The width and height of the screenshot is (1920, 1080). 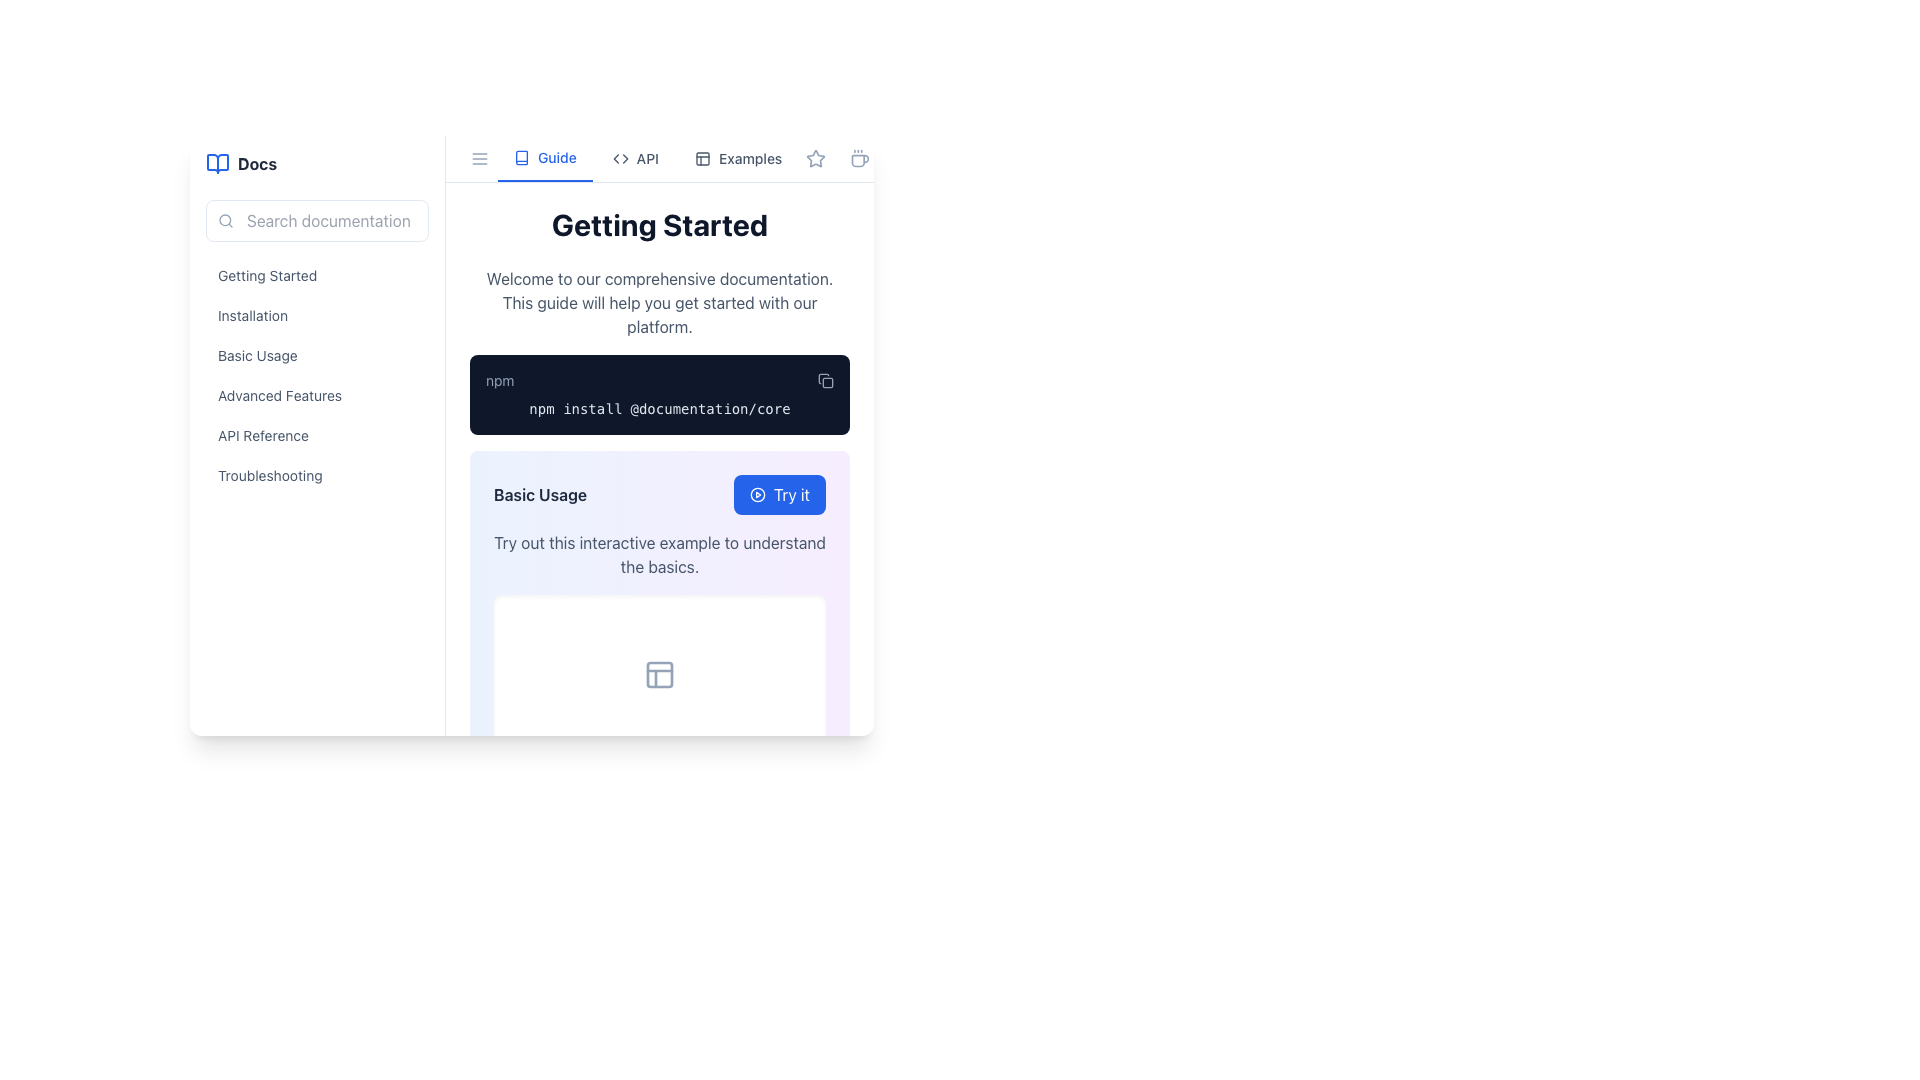 What do you see at coordinates (660, 407) in the screenshot?
I see `the Text Display element that shows the command text for software installation, located below the 'npm' label in a rounded rectangle with a dark background` at bounding box center [660, 407].